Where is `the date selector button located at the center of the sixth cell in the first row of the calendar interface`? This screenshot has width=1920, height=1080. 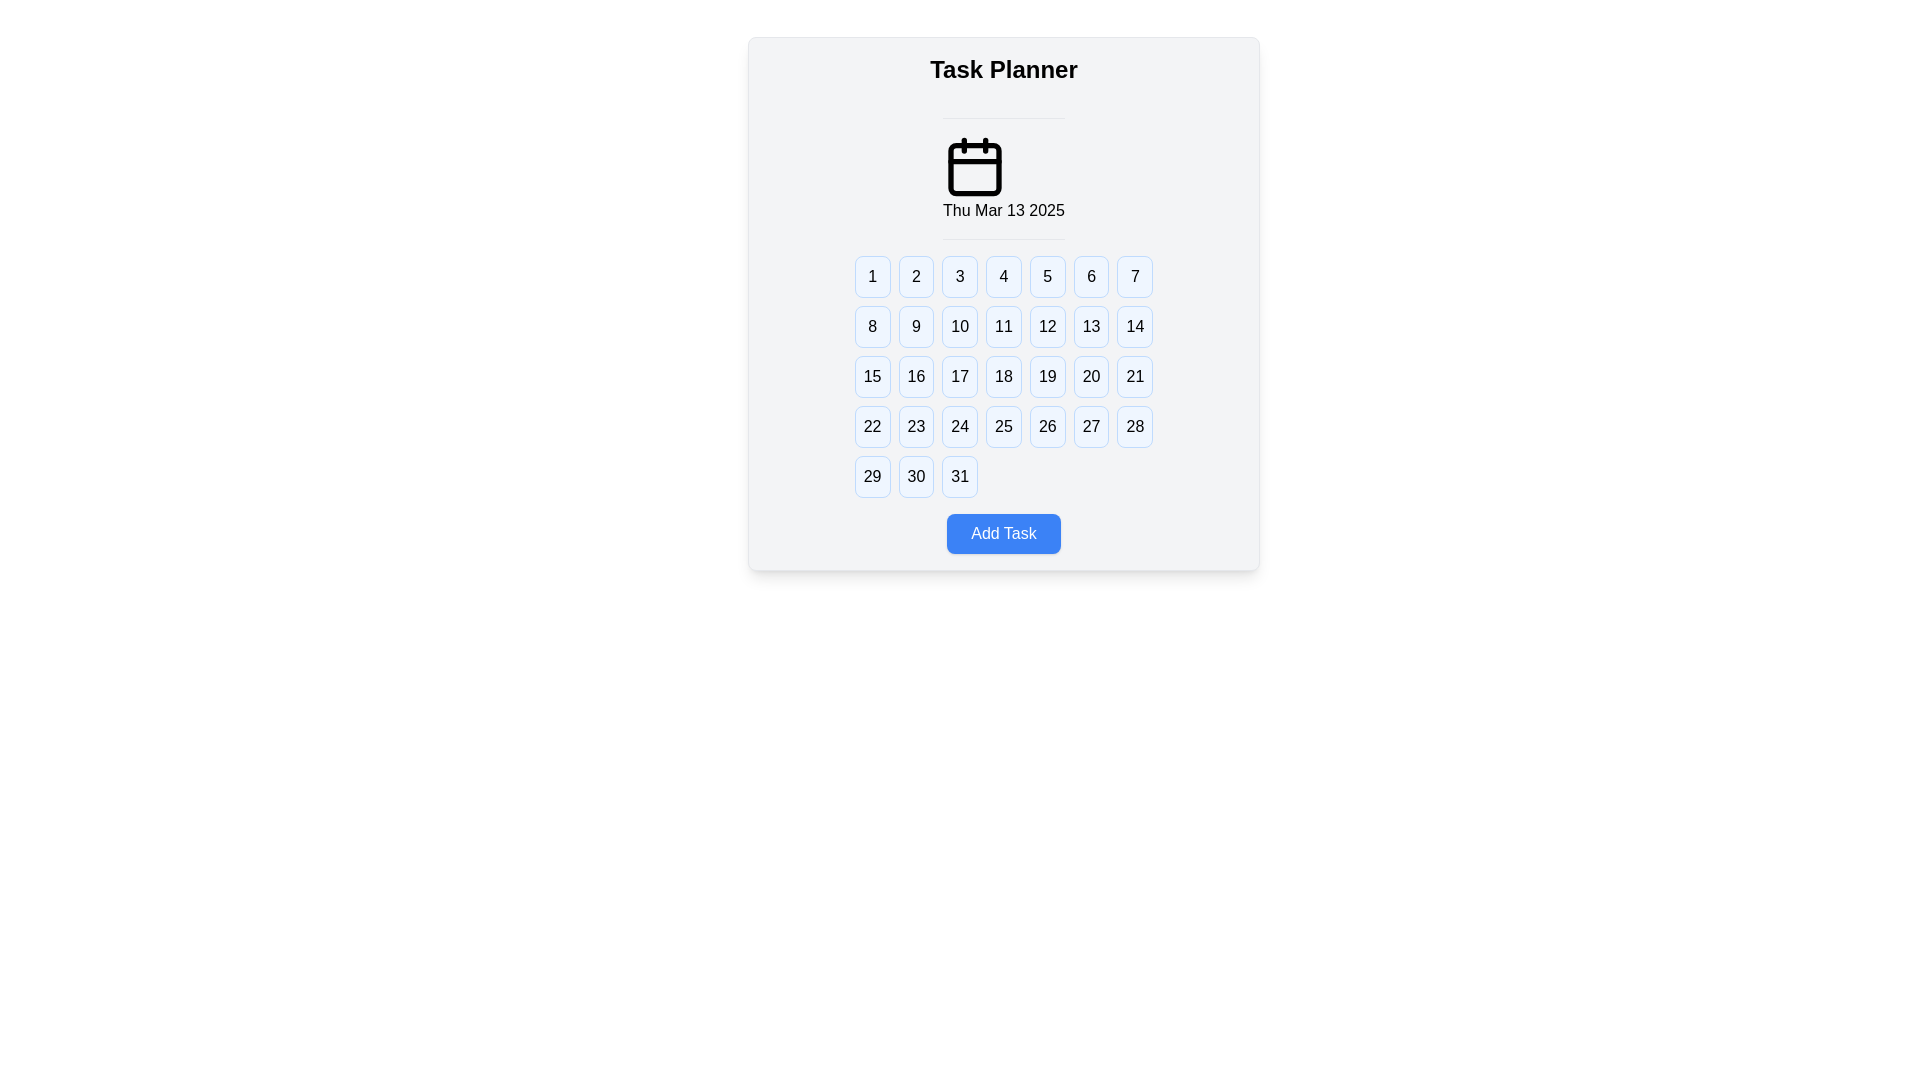 the date selector button located at the center of the sixth cell in the first row of the calendar interface is located at coordinates (1090, 277).